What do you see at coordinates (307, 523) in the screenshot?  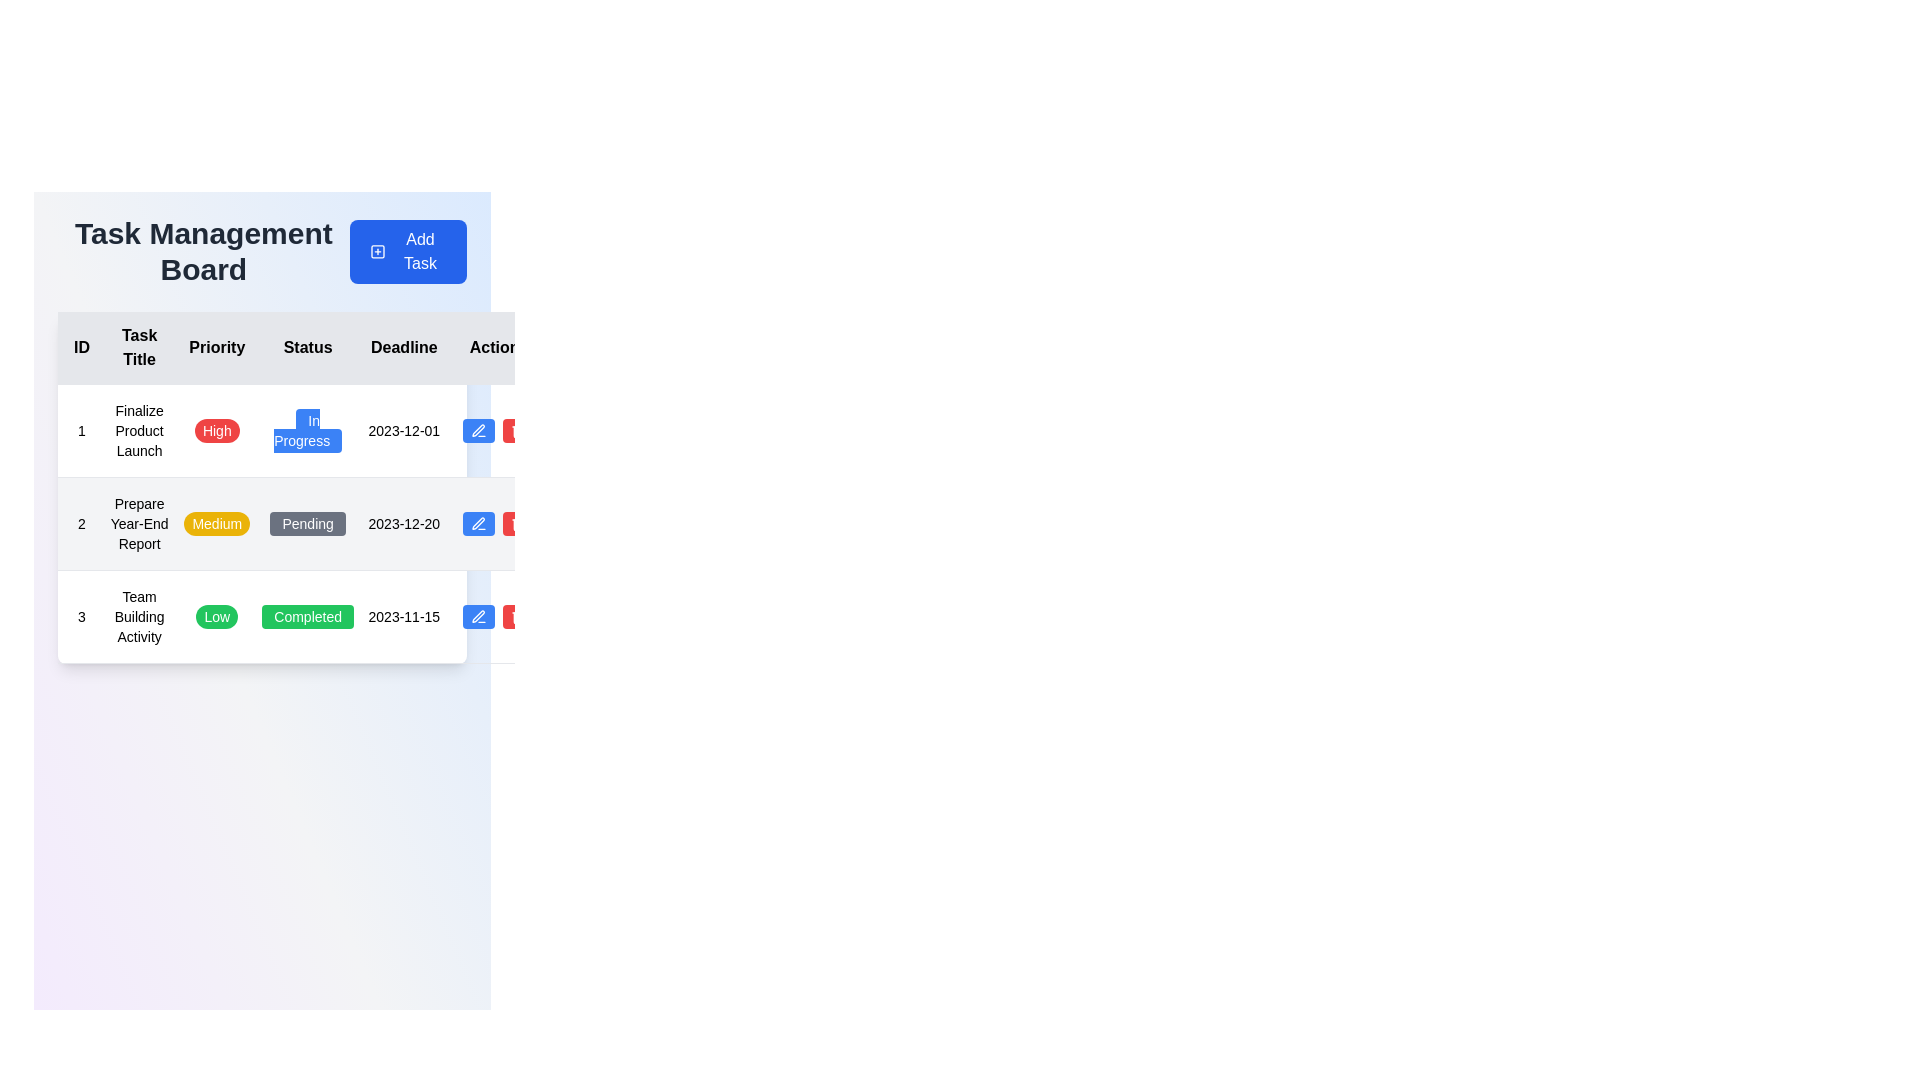 I see `the 'Pending' status label, which is a rounded rectangle with white text on a gray background, located in the second row under the 'Status' column of the tabulated interface` at bounding box center [307, 523].